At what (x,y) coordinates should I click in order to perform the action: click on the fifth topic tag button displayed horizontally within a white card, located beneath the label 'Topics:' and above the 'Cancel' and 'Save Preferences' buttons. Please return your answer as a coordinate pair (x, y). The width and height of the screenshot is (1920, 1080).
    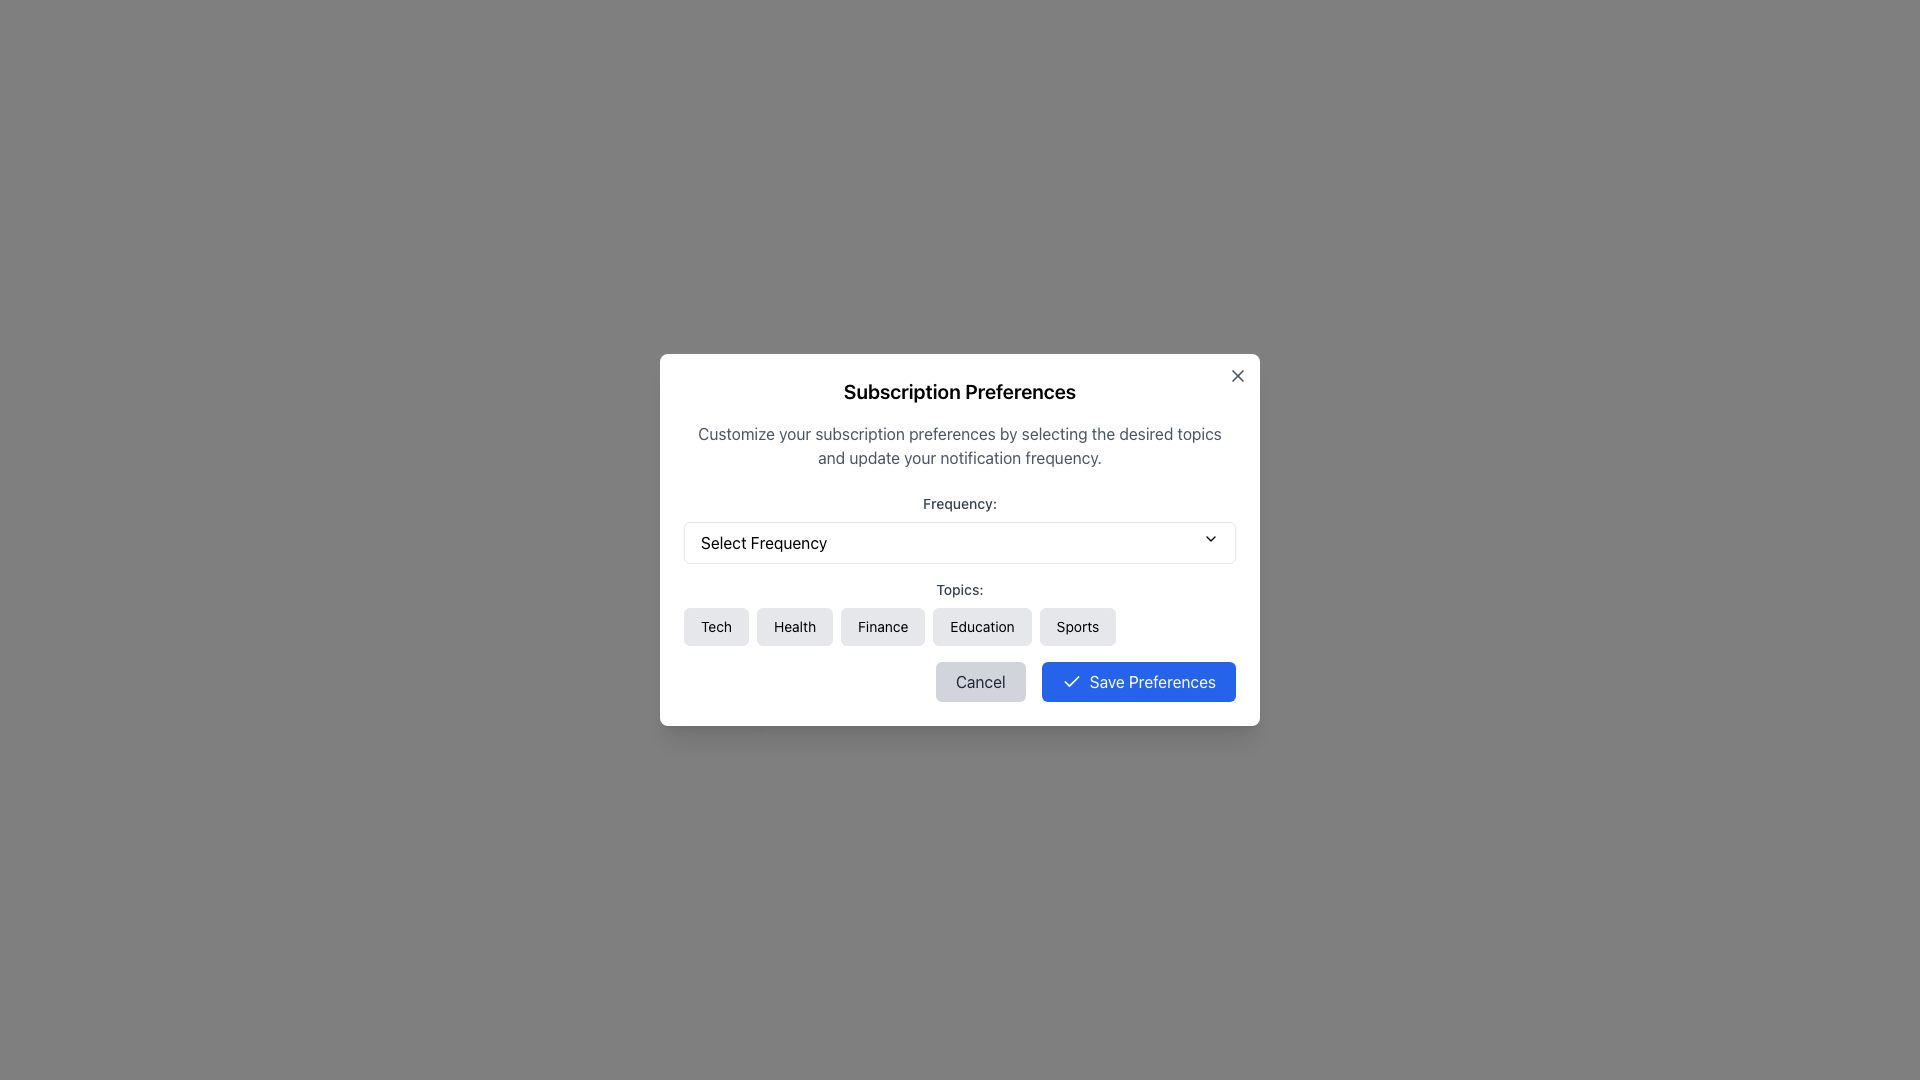
    Looking at the image, I should click on (960, 612).